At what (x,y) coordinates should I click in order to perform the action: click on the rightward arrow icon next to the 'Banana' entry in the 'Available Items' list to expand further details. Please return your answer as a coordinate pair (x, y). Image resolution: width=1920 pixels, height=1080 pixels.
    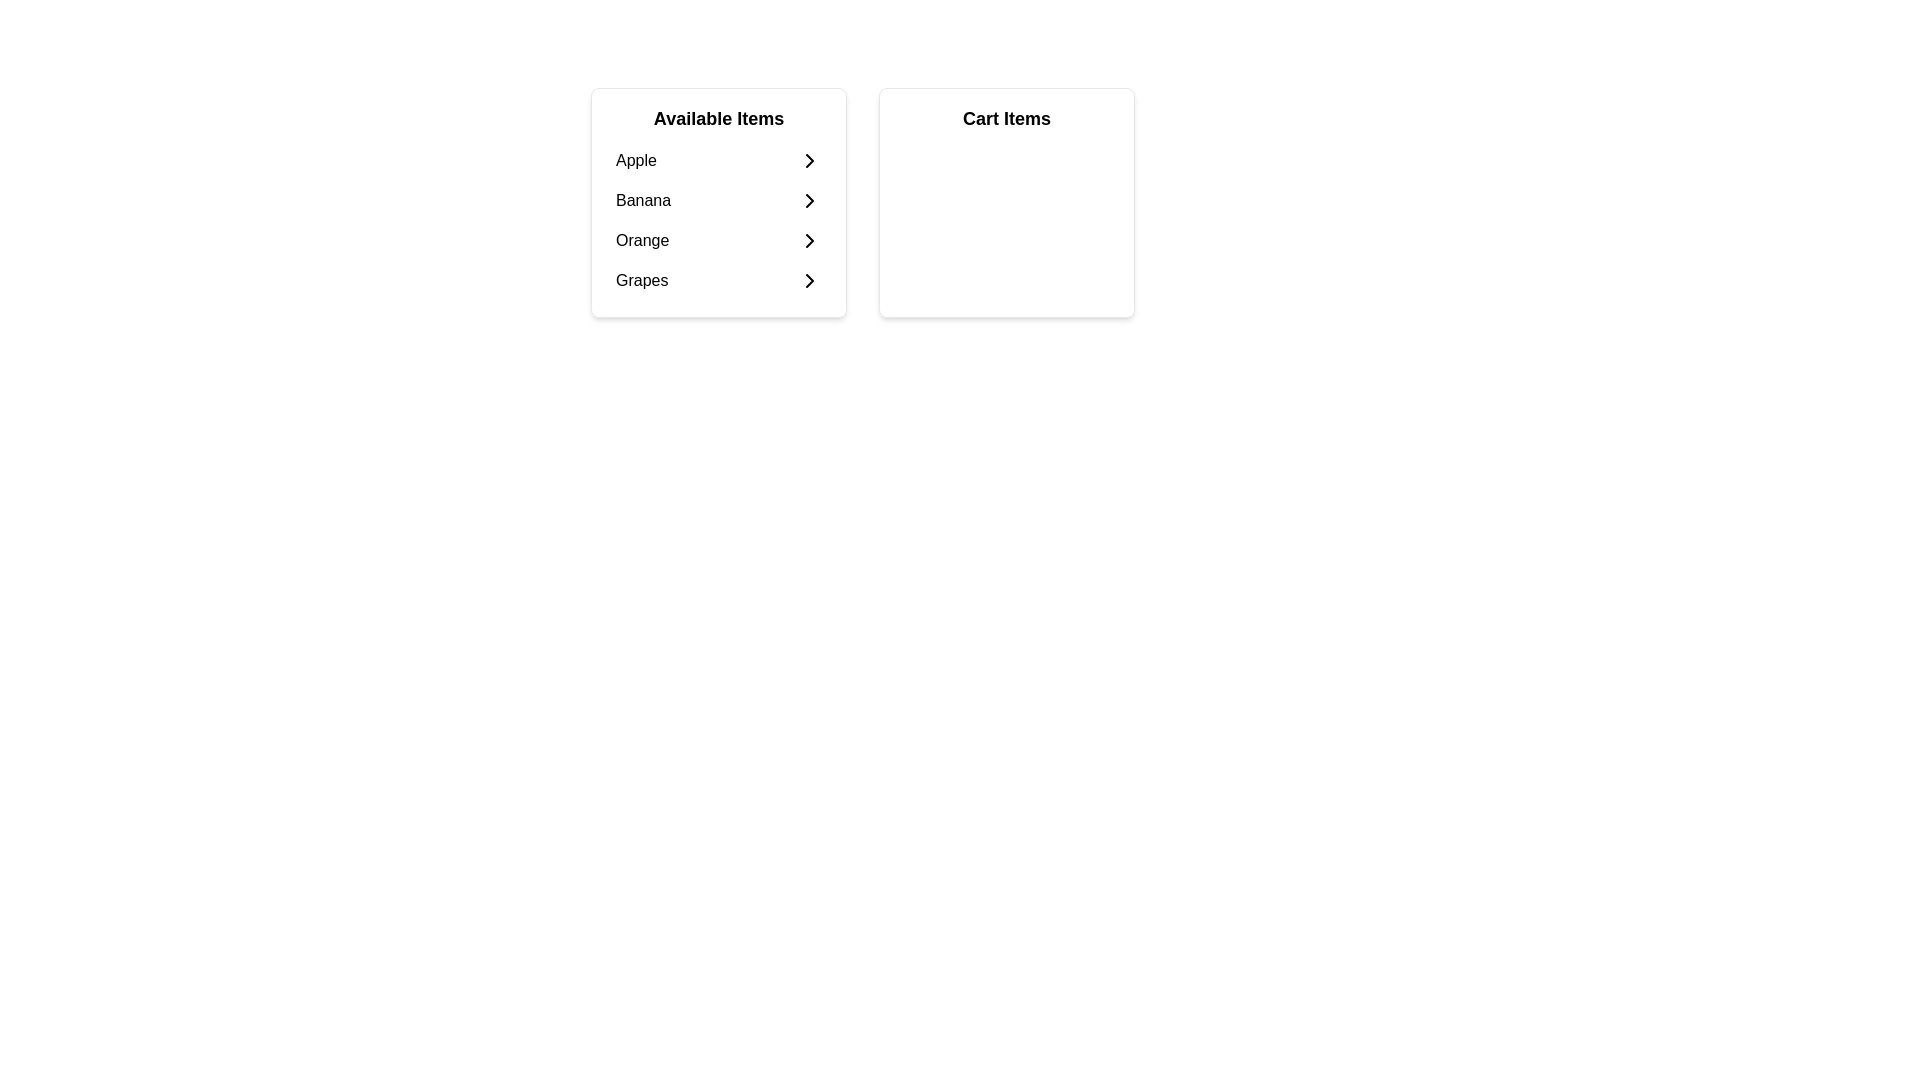
    Looking at the image, I should click on (810, 200).